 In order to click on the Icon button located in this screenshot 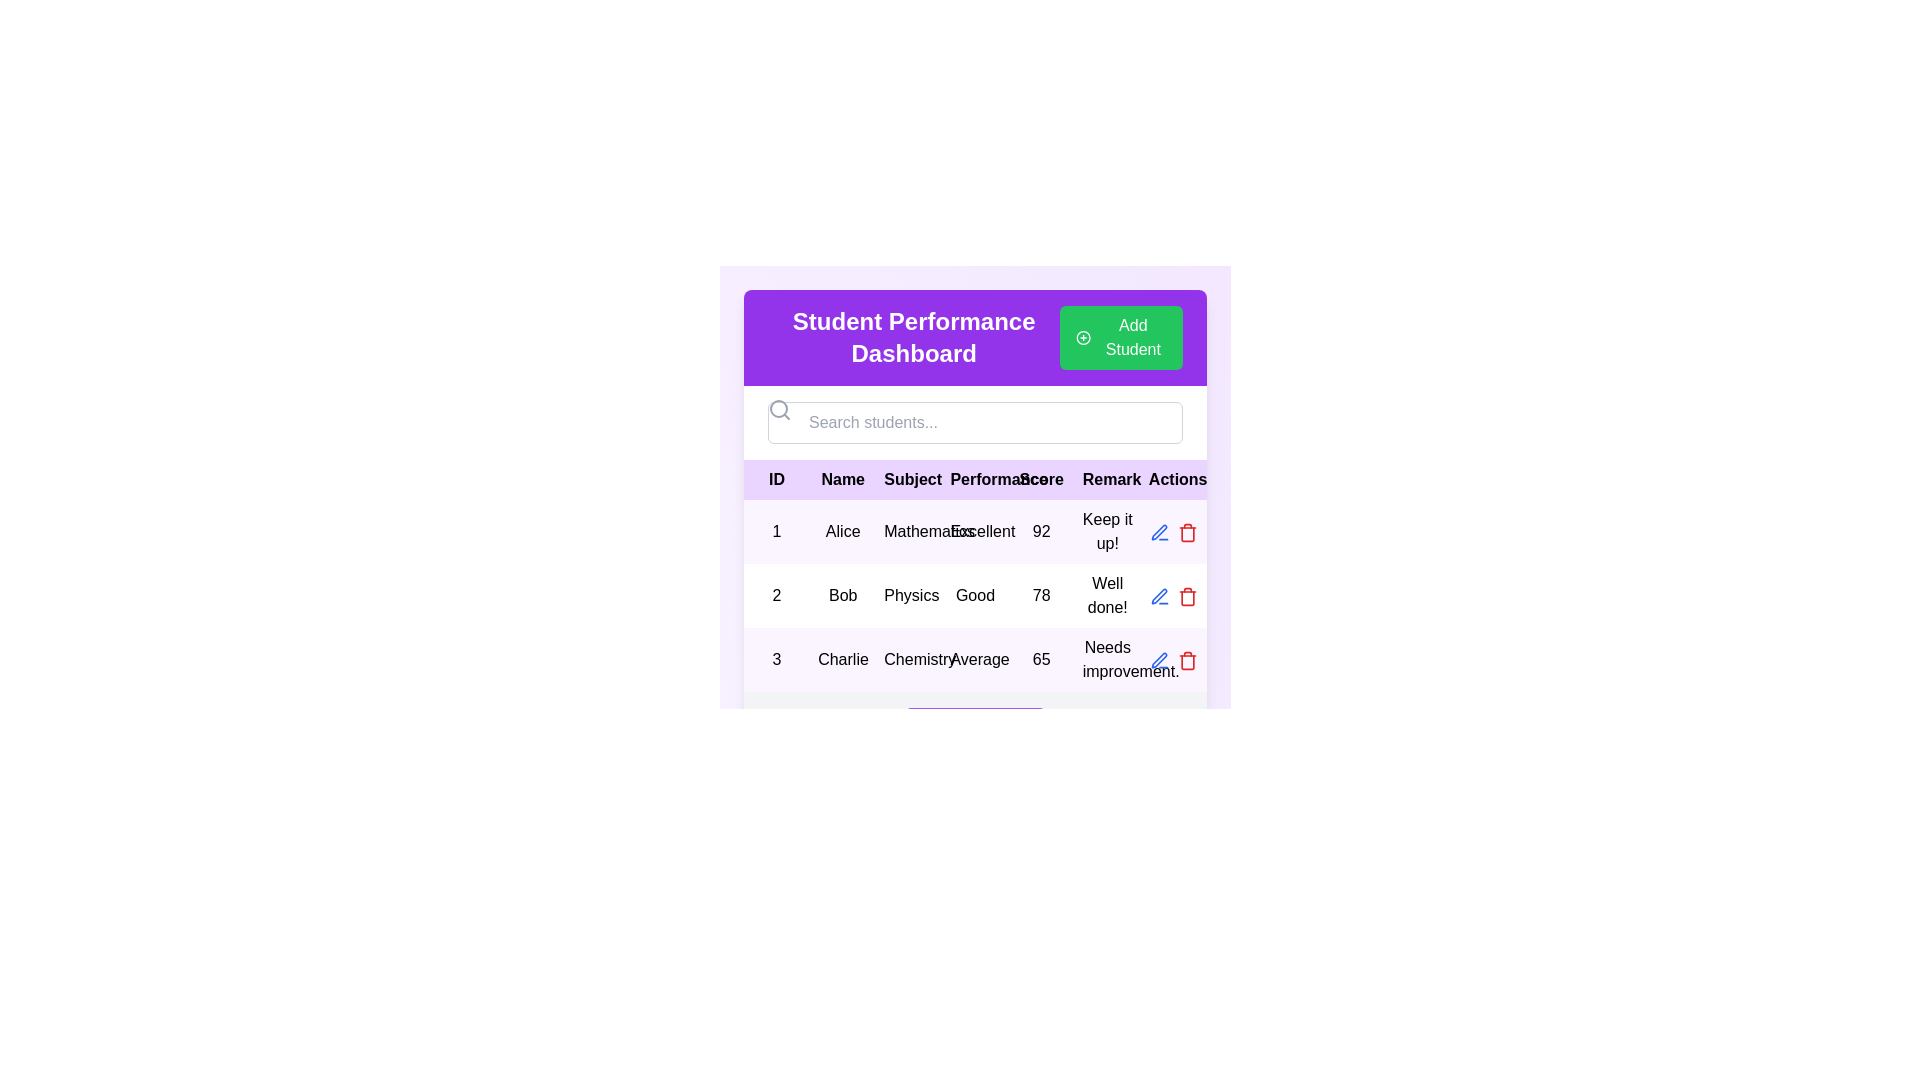, I will do `click(1159, 659)`.